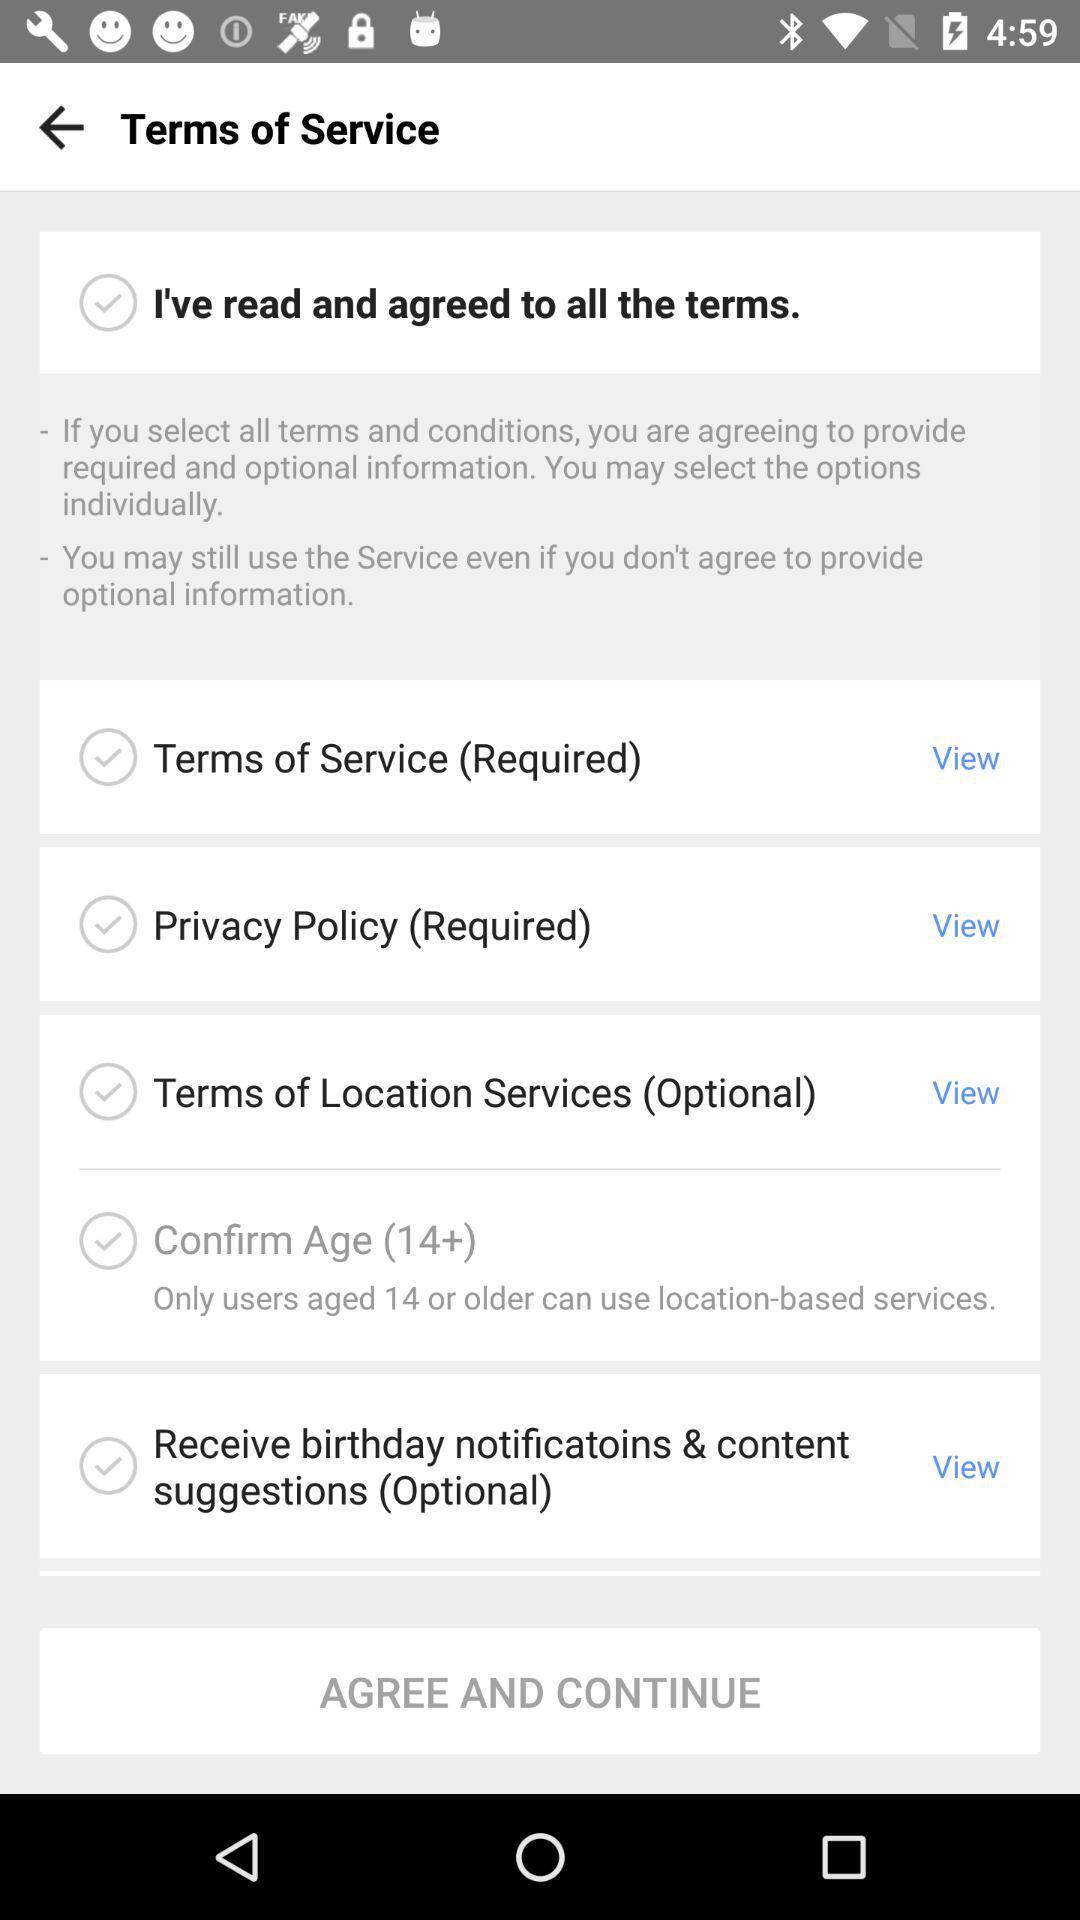  I want to click on terms and service, so click(108, 301).